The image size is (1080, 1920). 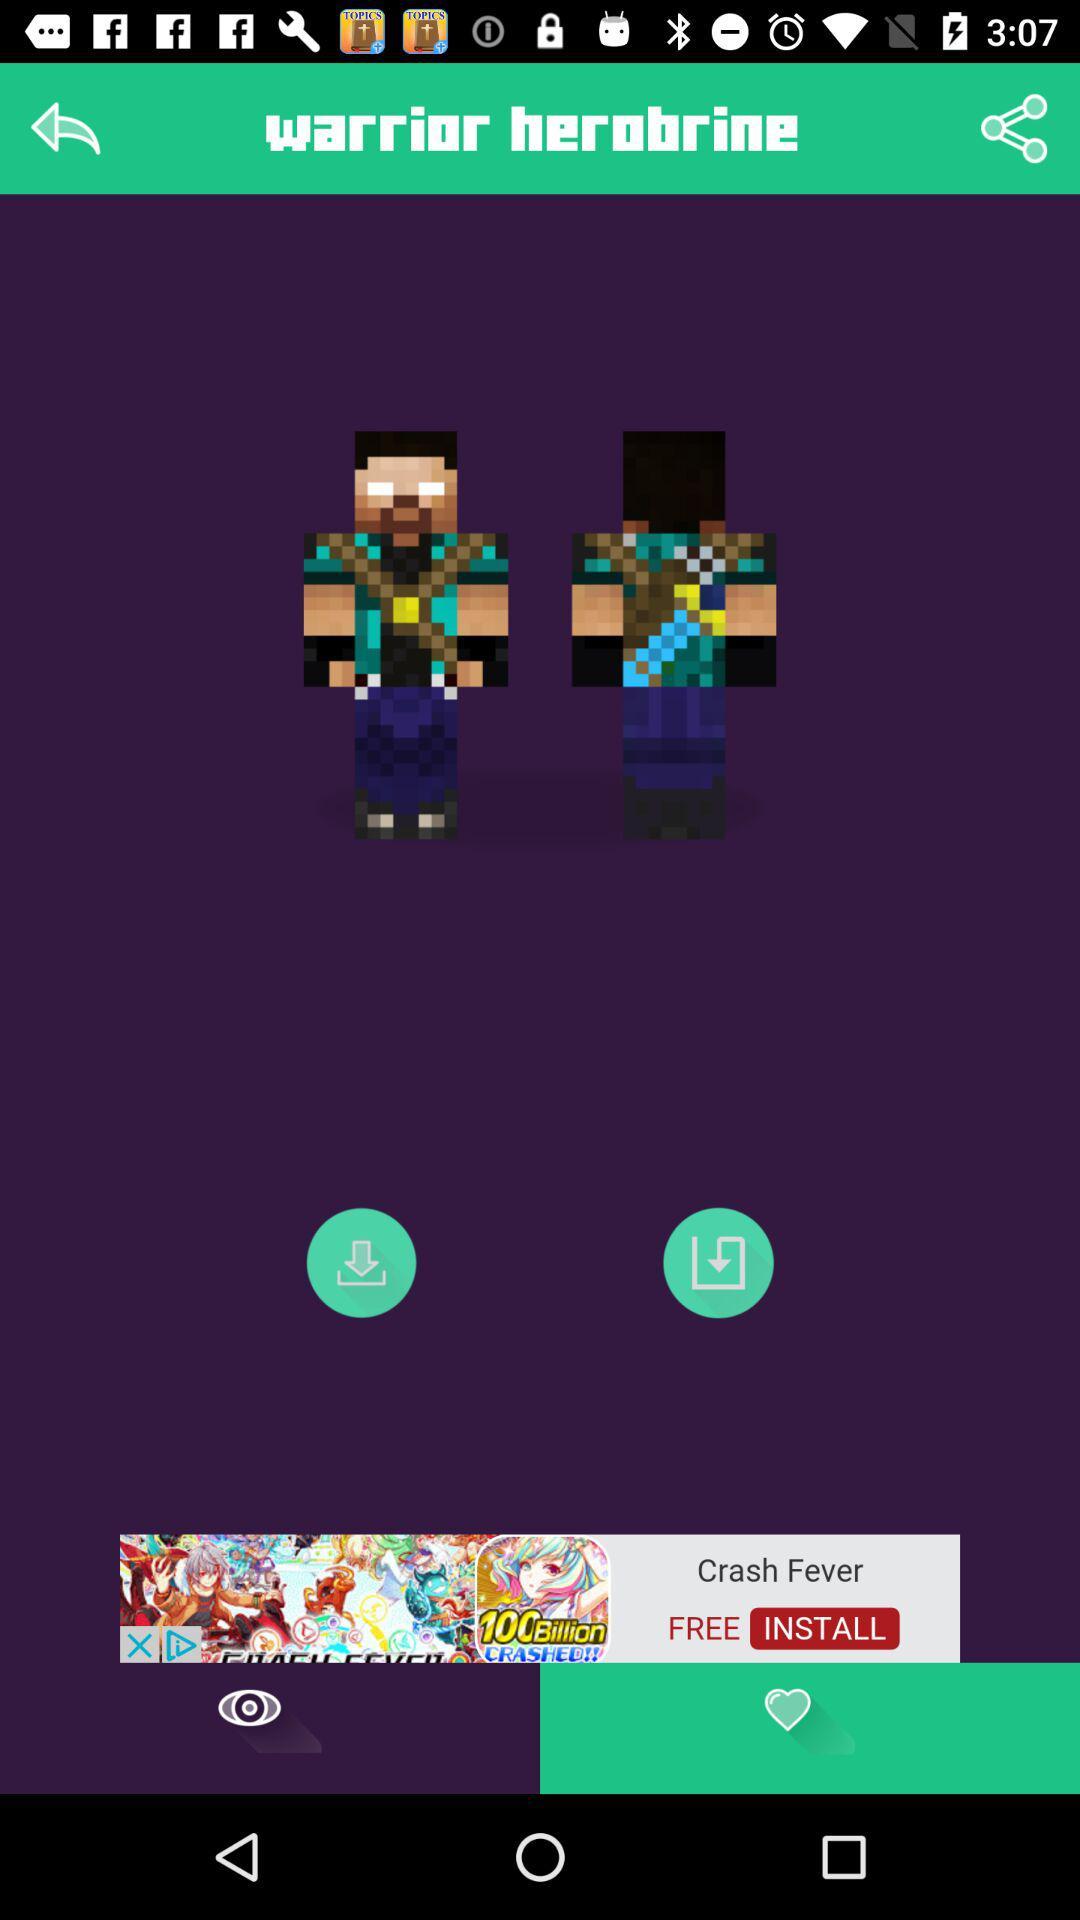 I want to click on the file_download icon, so click(x=361, y=1261).